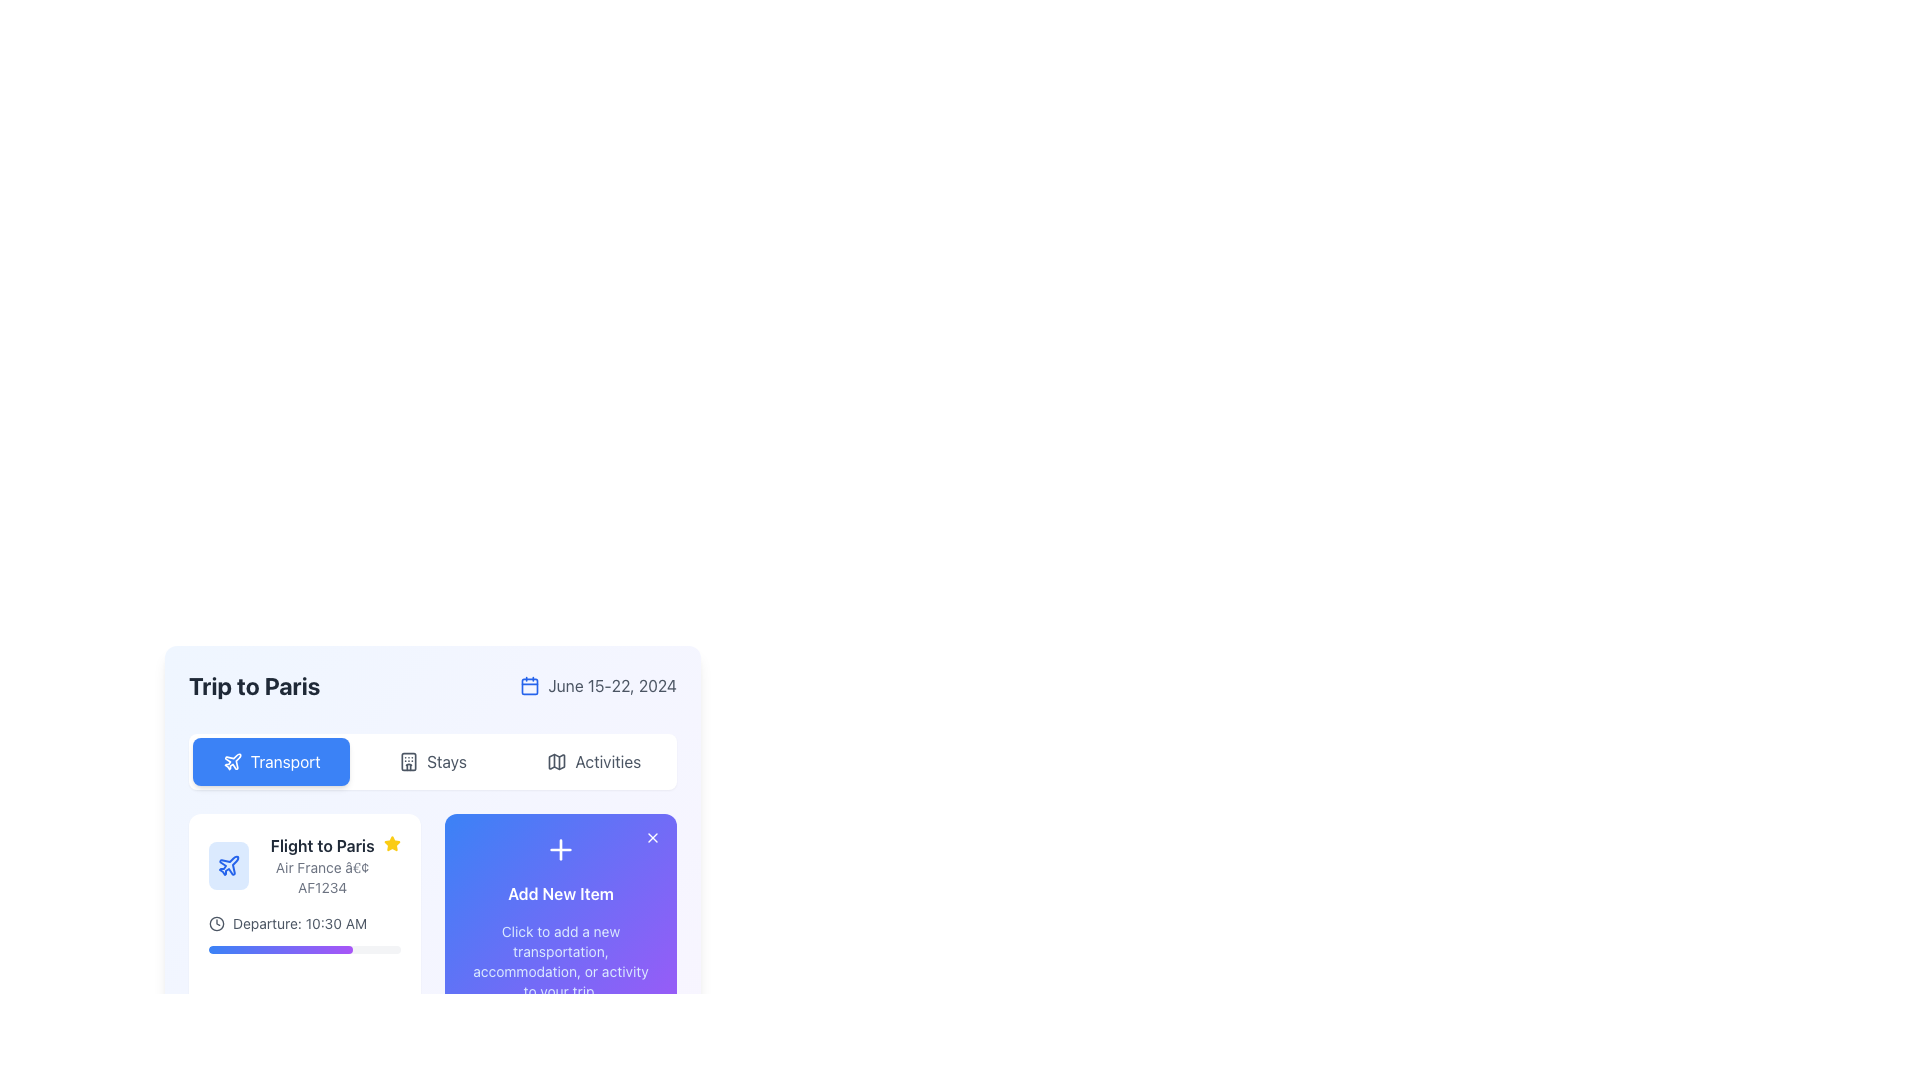  I want to click on the 'Stays' label in the navigation bar, so click(445, 762).